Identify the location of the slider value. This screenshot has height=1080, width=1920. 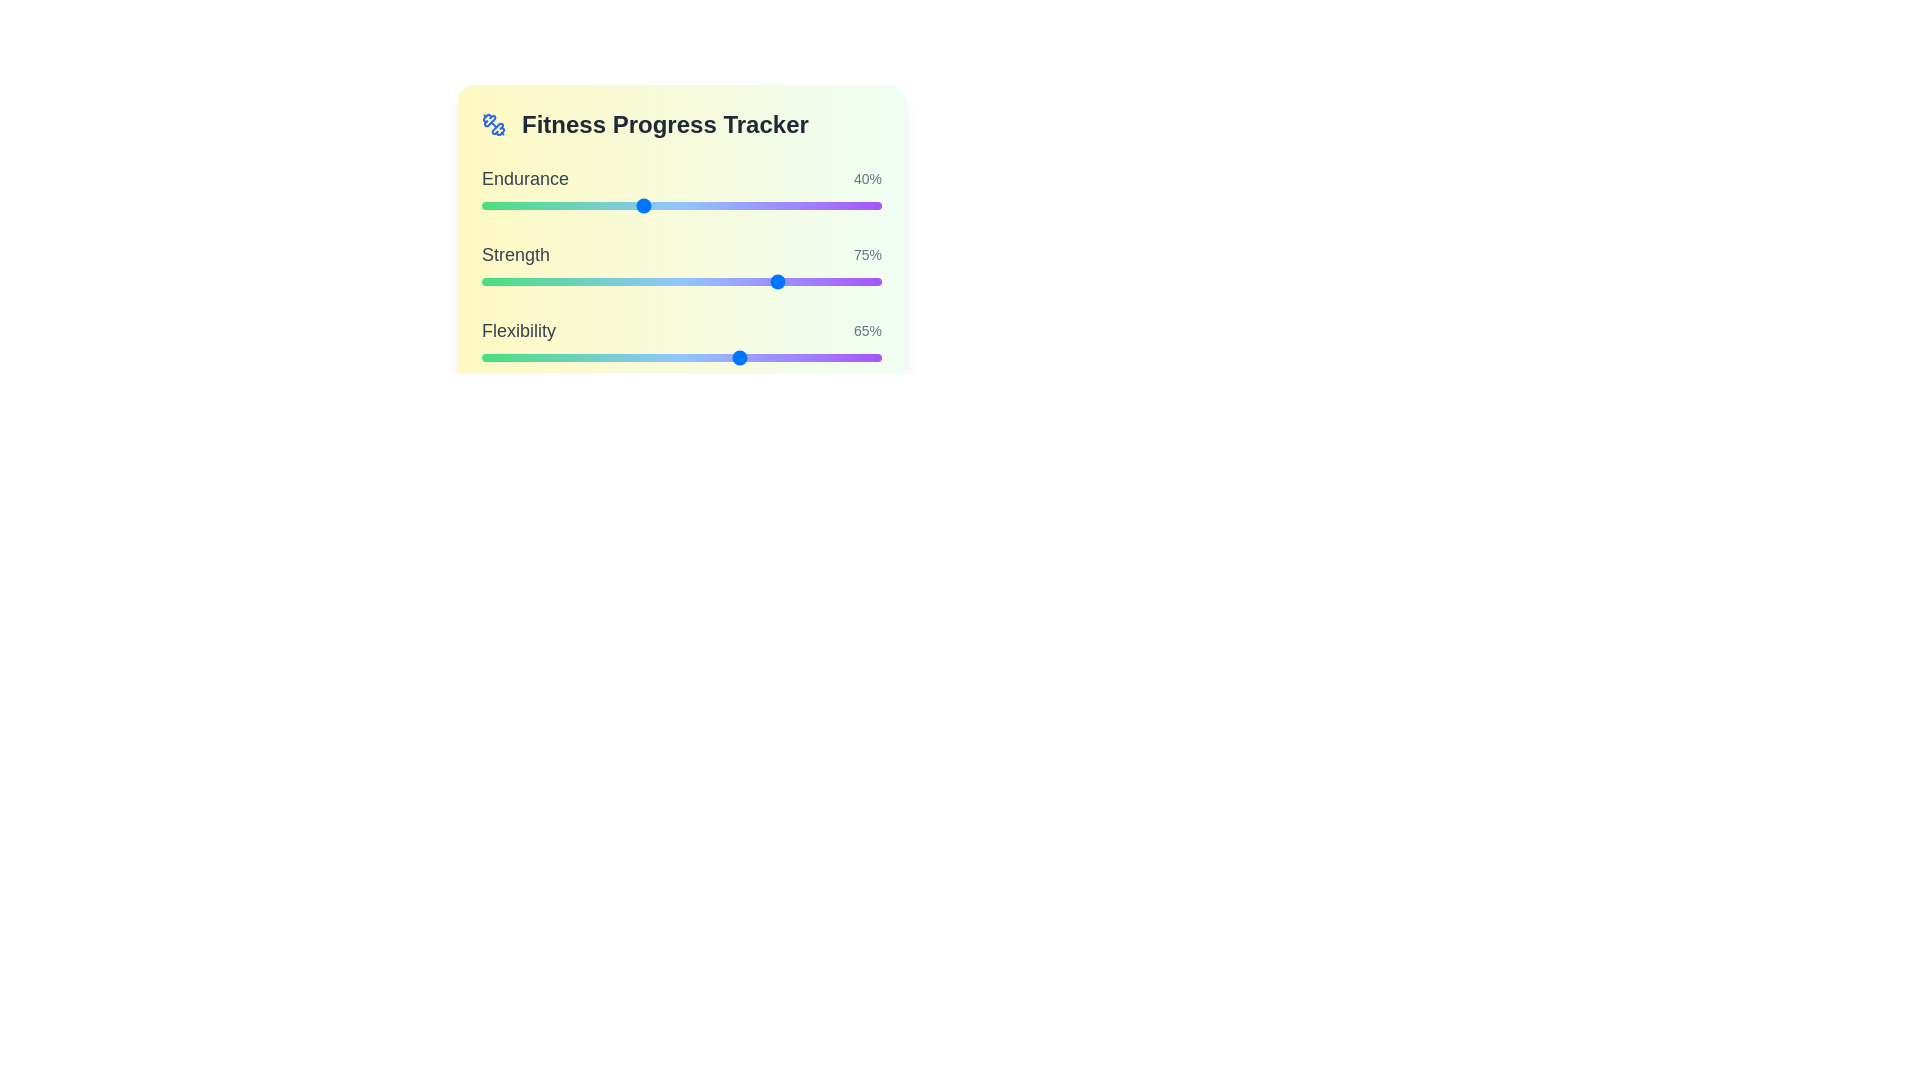
(584, 281).